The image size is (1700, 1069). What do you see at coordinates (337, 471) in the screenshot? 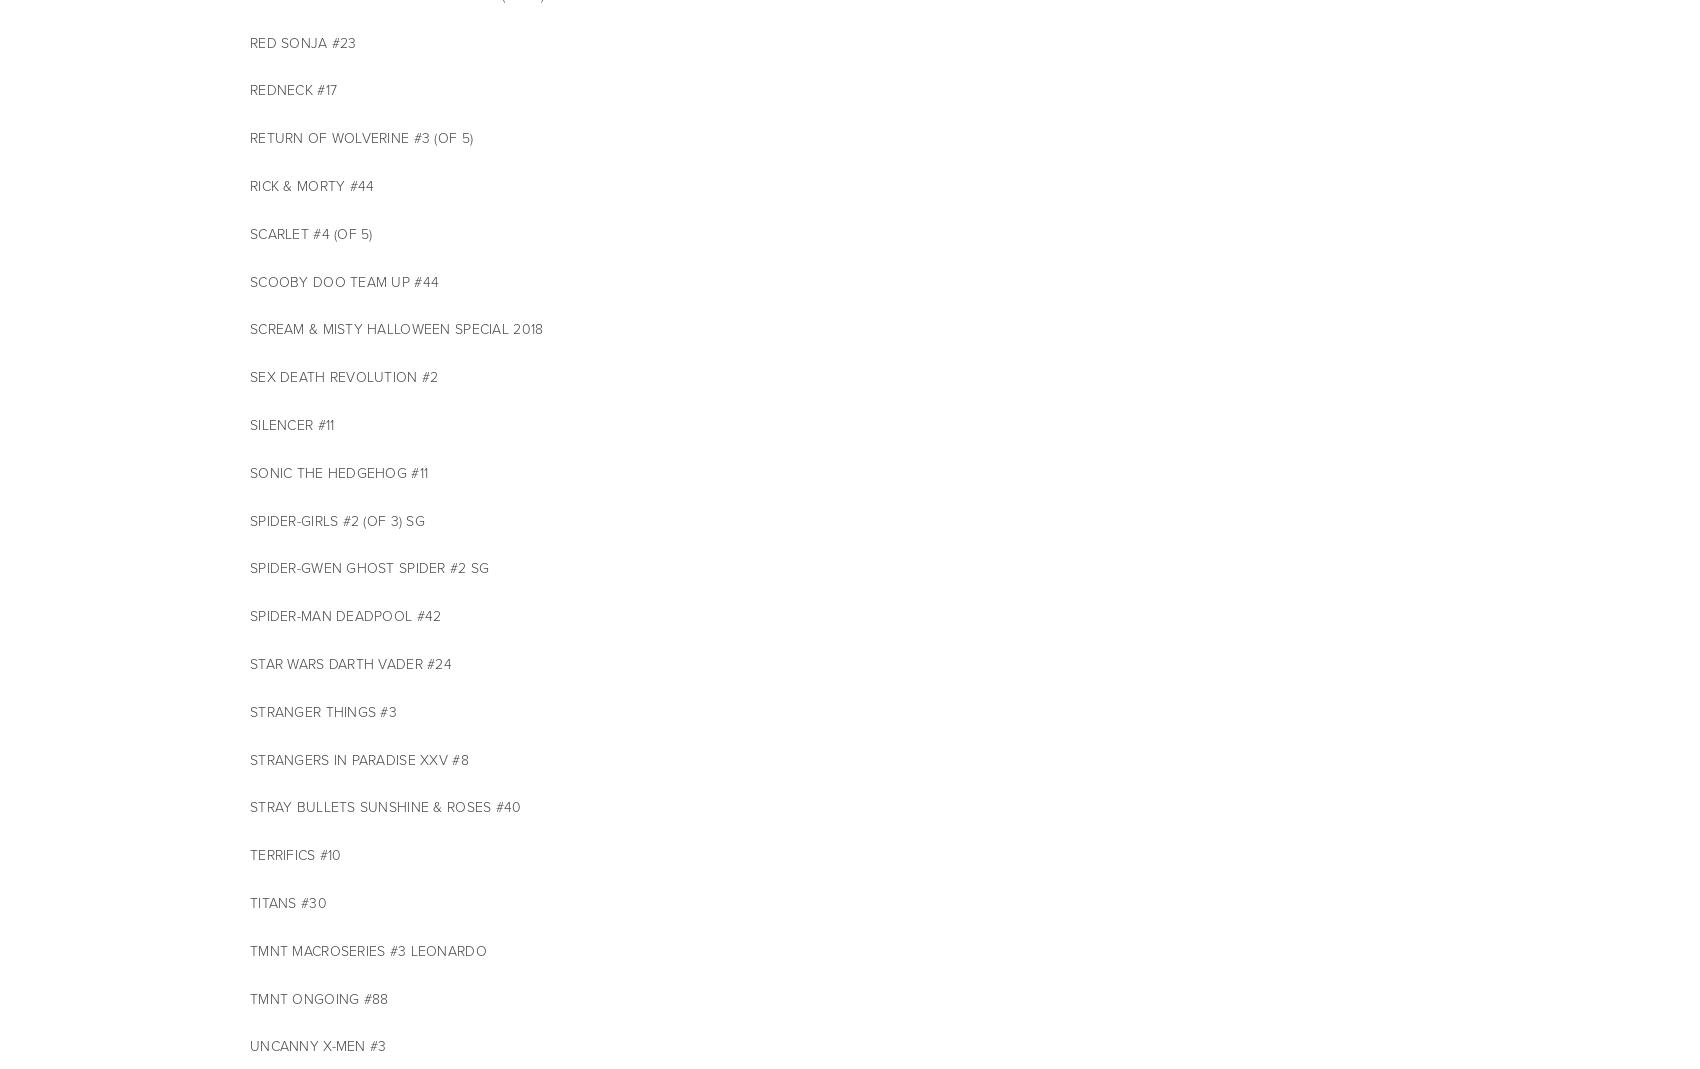
I see `'SONIC THE HEDGEHOG #11'` at bounding box center [337, 471].